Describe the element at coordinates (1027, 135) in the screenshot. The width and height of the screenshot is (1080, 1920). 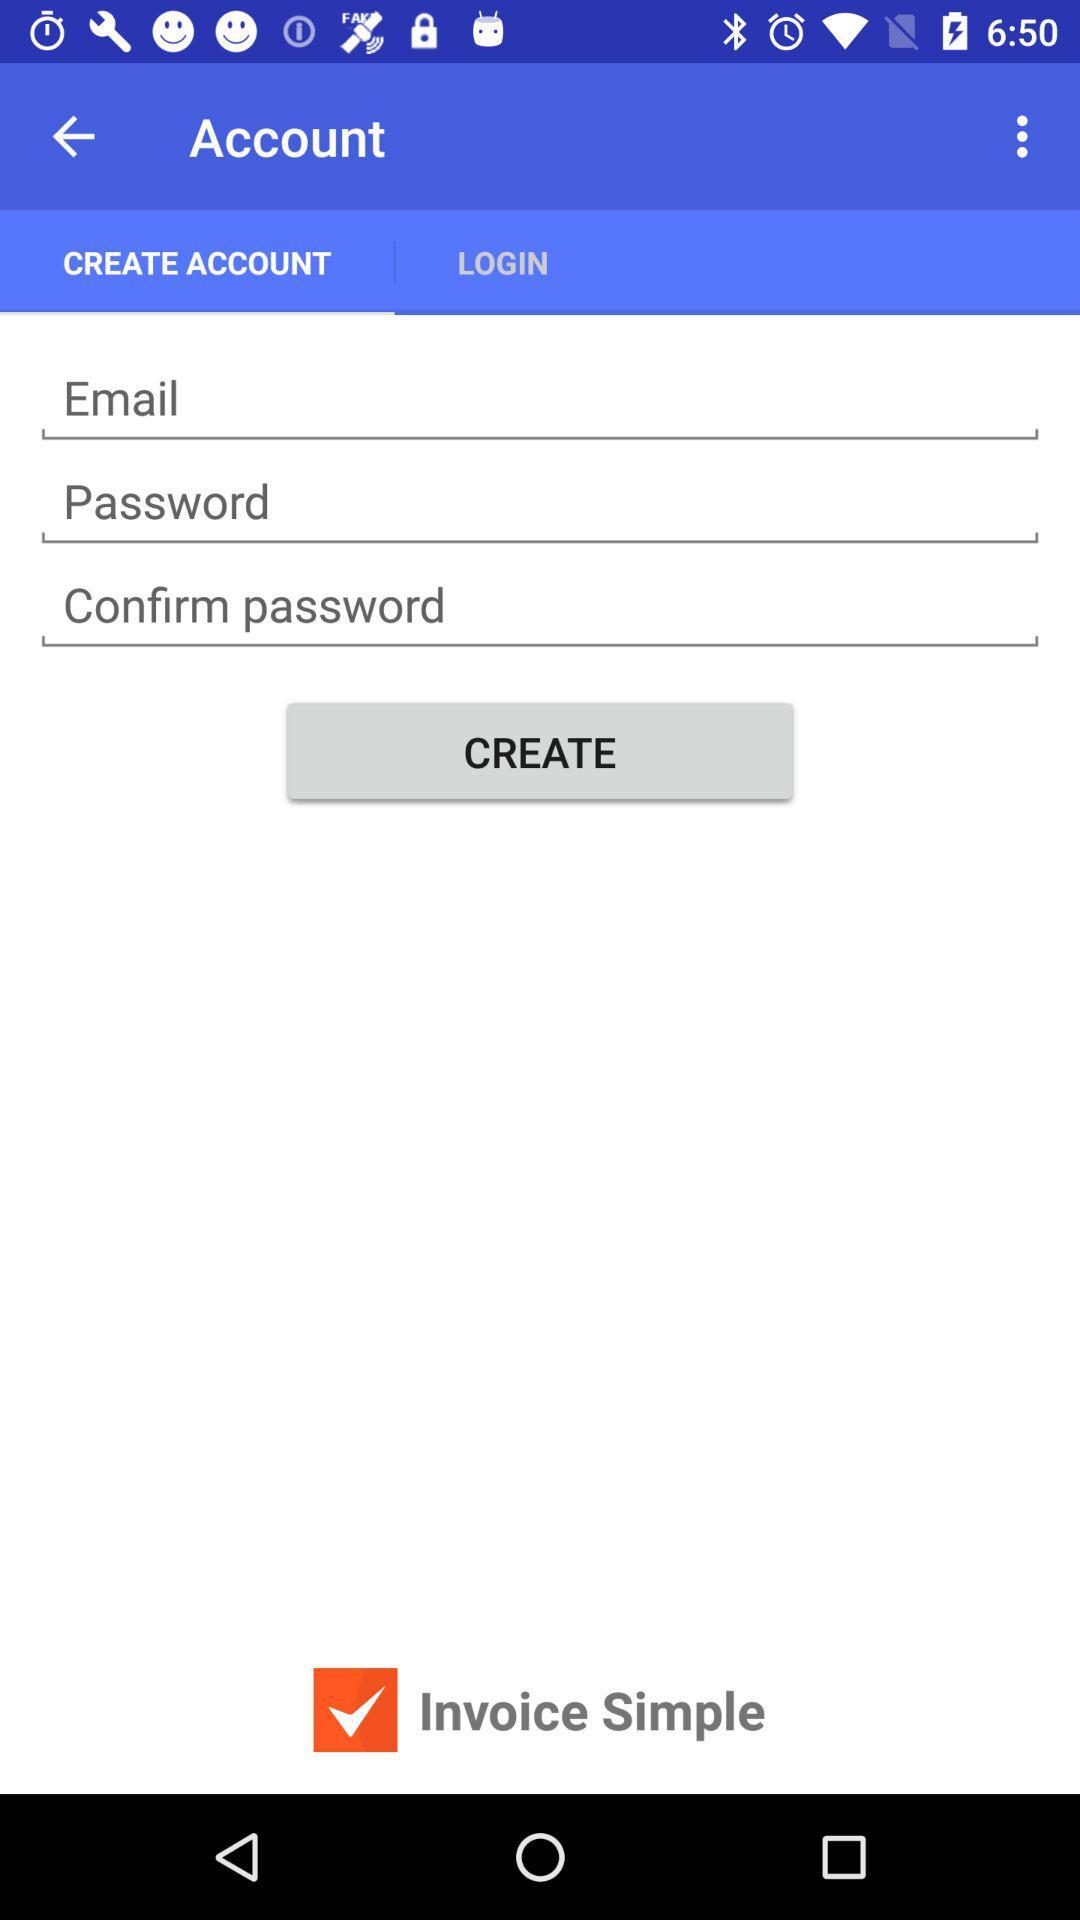
I see `item at the top right corner` at that location.